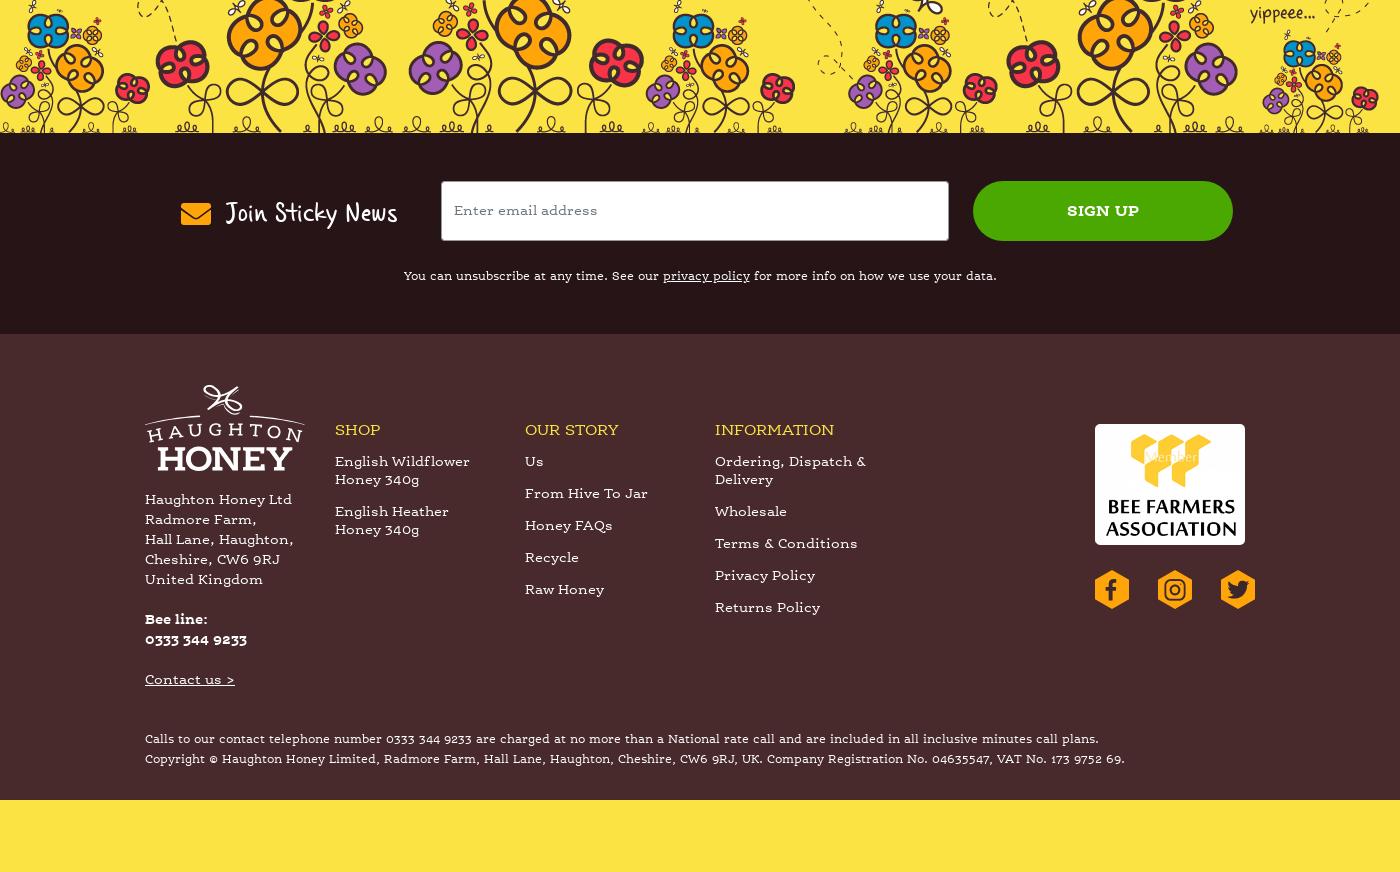 The image size is (1400, 872). I want to click on 'Shop', so click(357, 503).